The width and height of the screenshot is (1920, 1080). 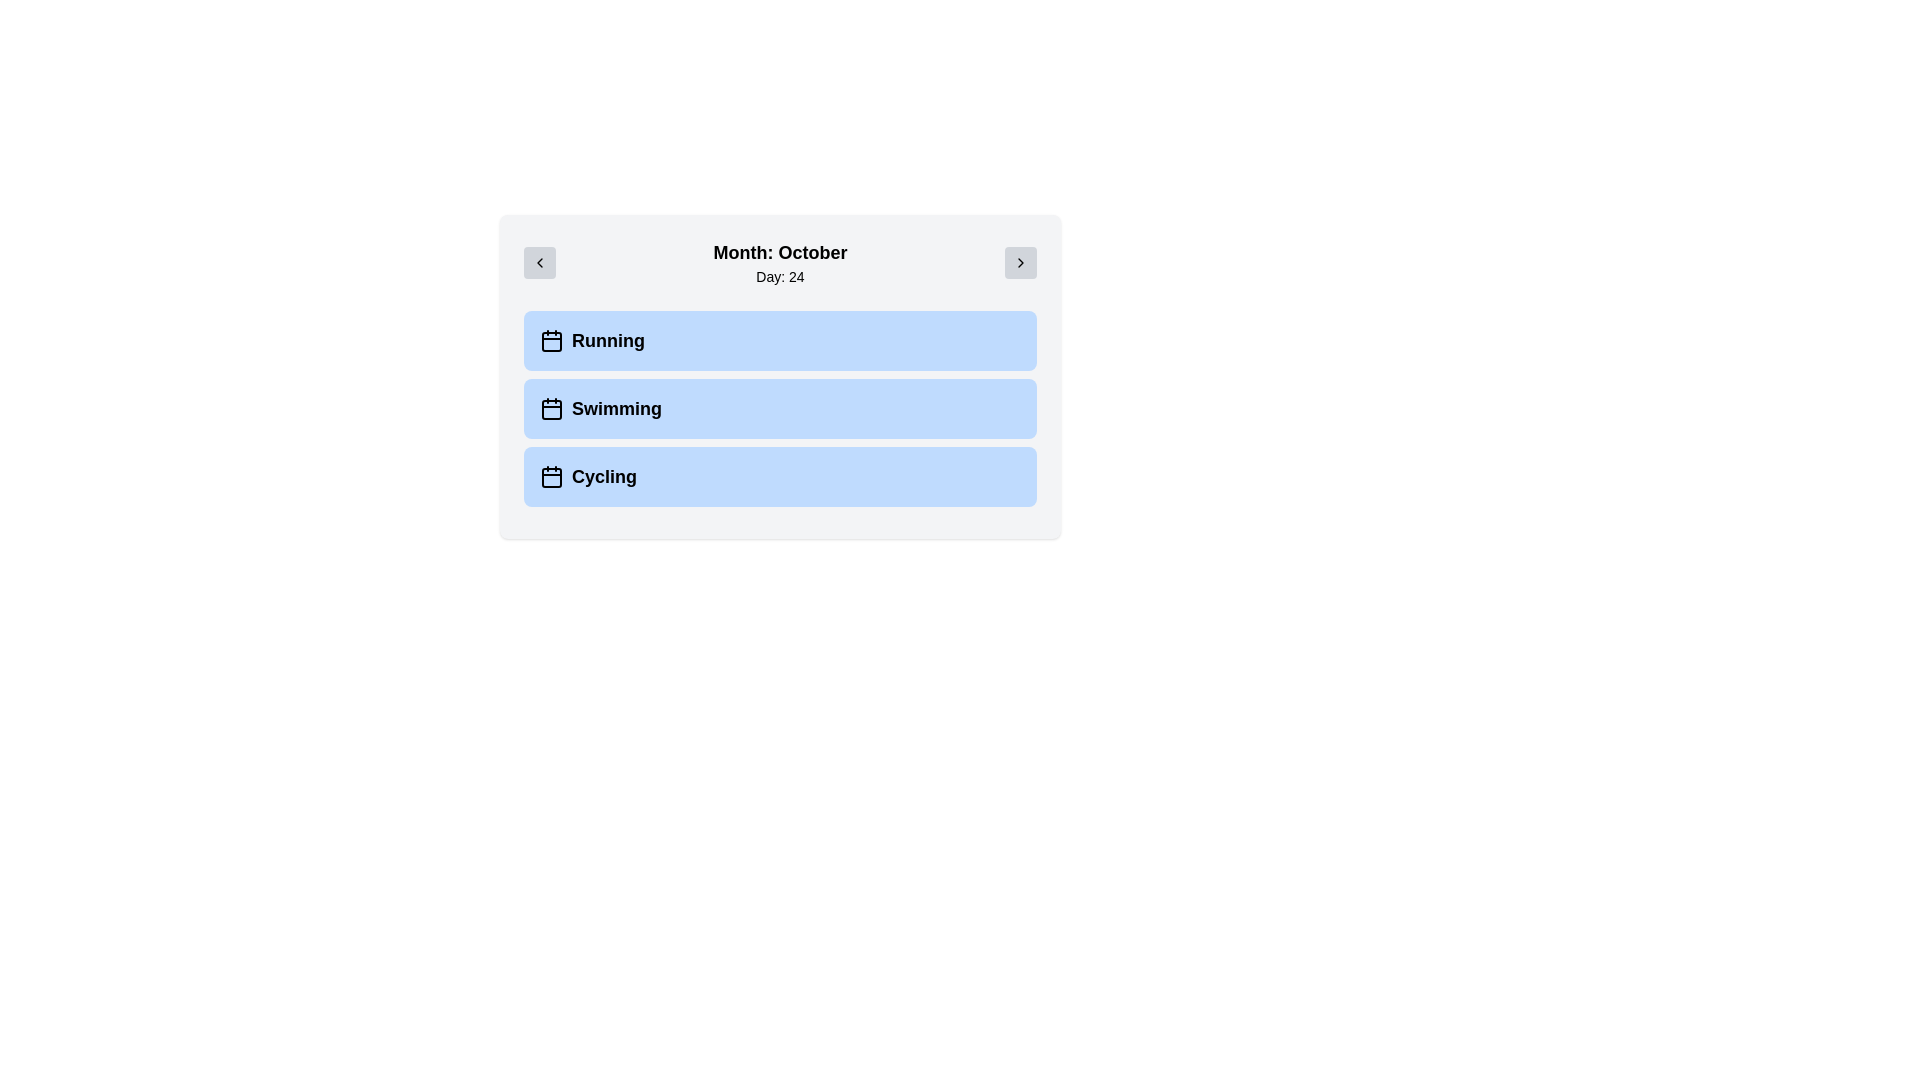 I want to click on the calendar icon, which is a compact outline-style icon with a rectangular shape and located next to the 'Swimming' label on a blue background, so click(x=552, y=407).